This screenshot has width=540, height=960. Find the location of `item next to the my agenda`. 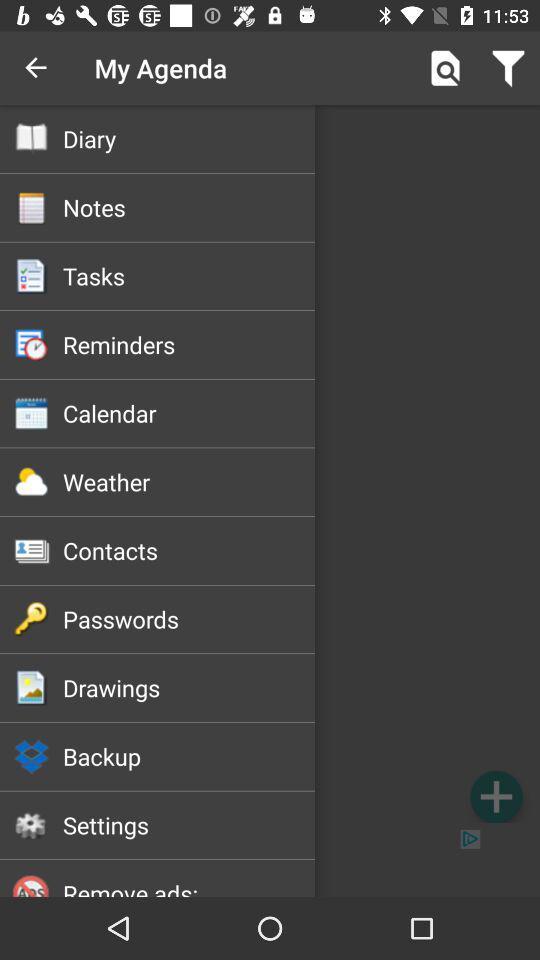

item next to the my agenda is located at coordinates (445, 68).